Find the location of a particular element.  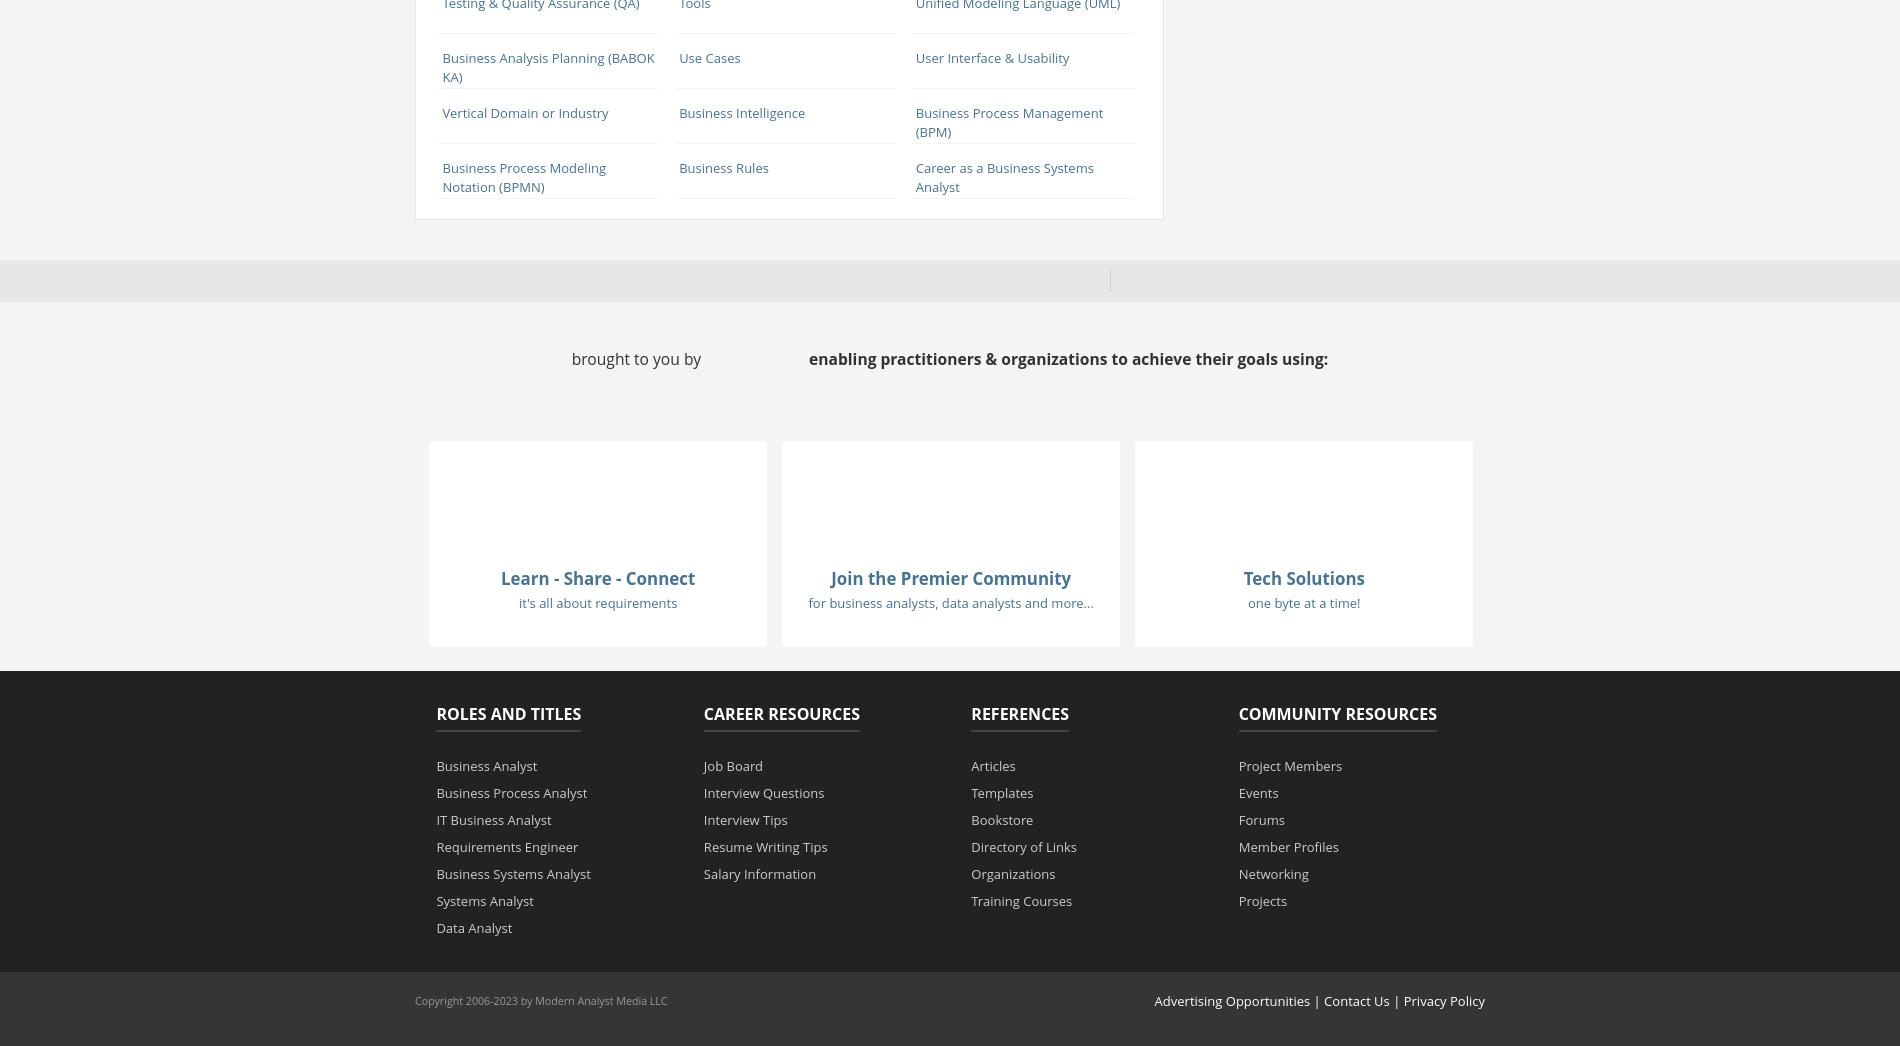

'Networking' is located at coordinates (1272, 871).